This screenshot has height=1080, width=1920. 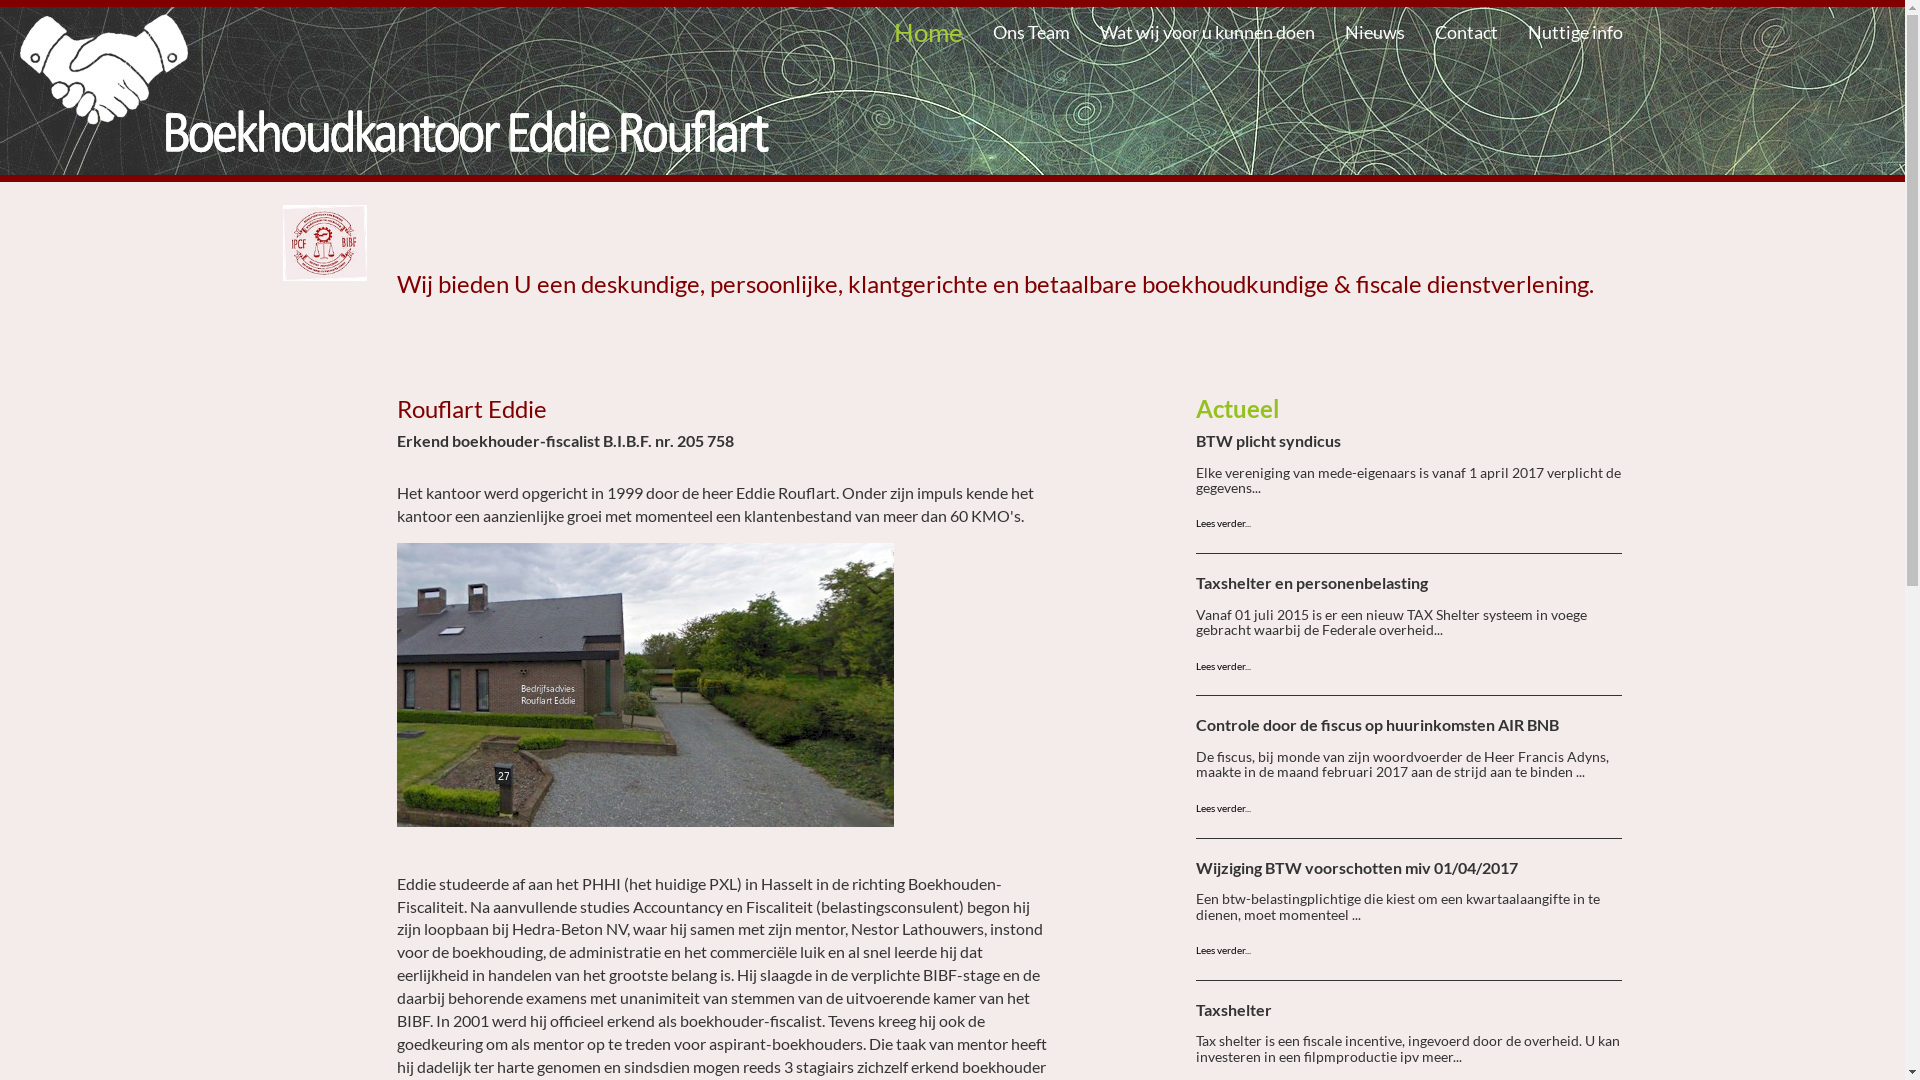 I want to click on 'Home', so click(x=878, y=31).